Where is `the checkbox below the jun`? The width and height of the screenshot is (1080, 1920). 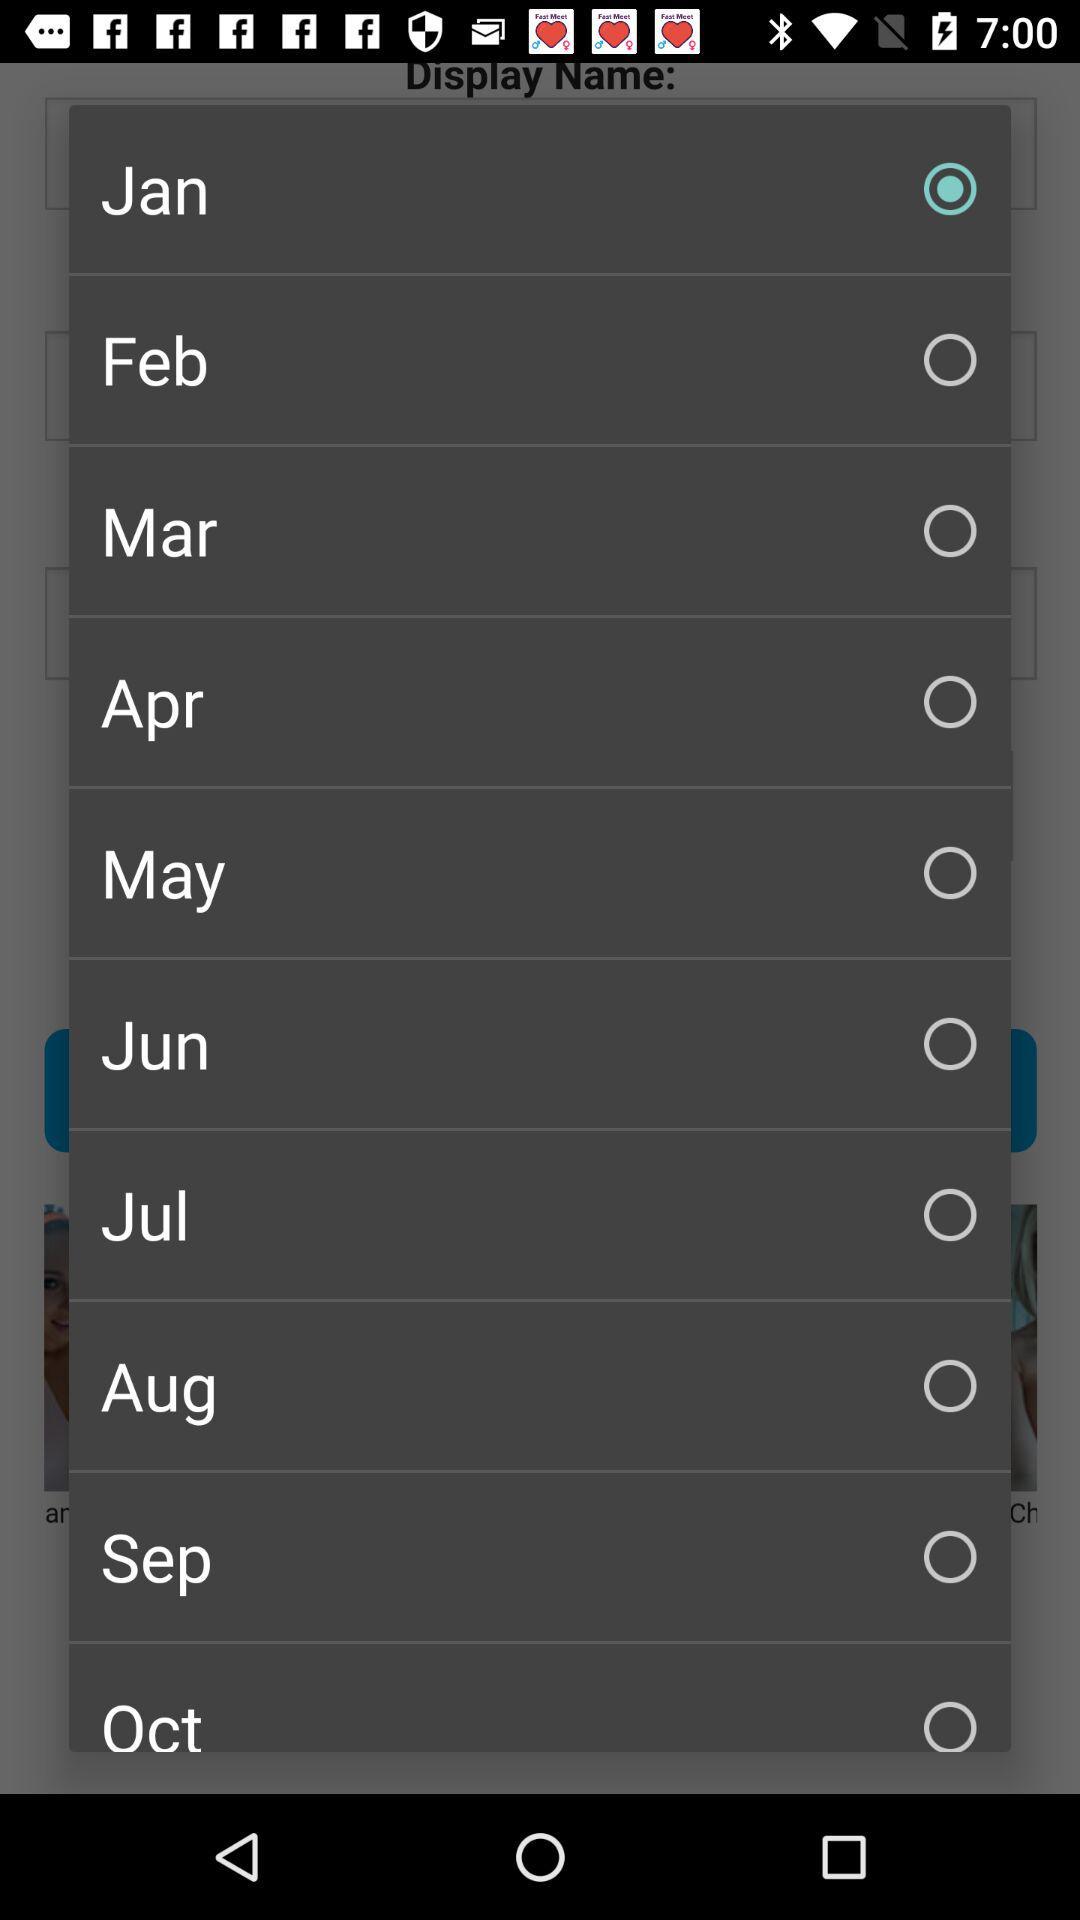
the checkbox below the jun is located at coordinates (540, 1213).